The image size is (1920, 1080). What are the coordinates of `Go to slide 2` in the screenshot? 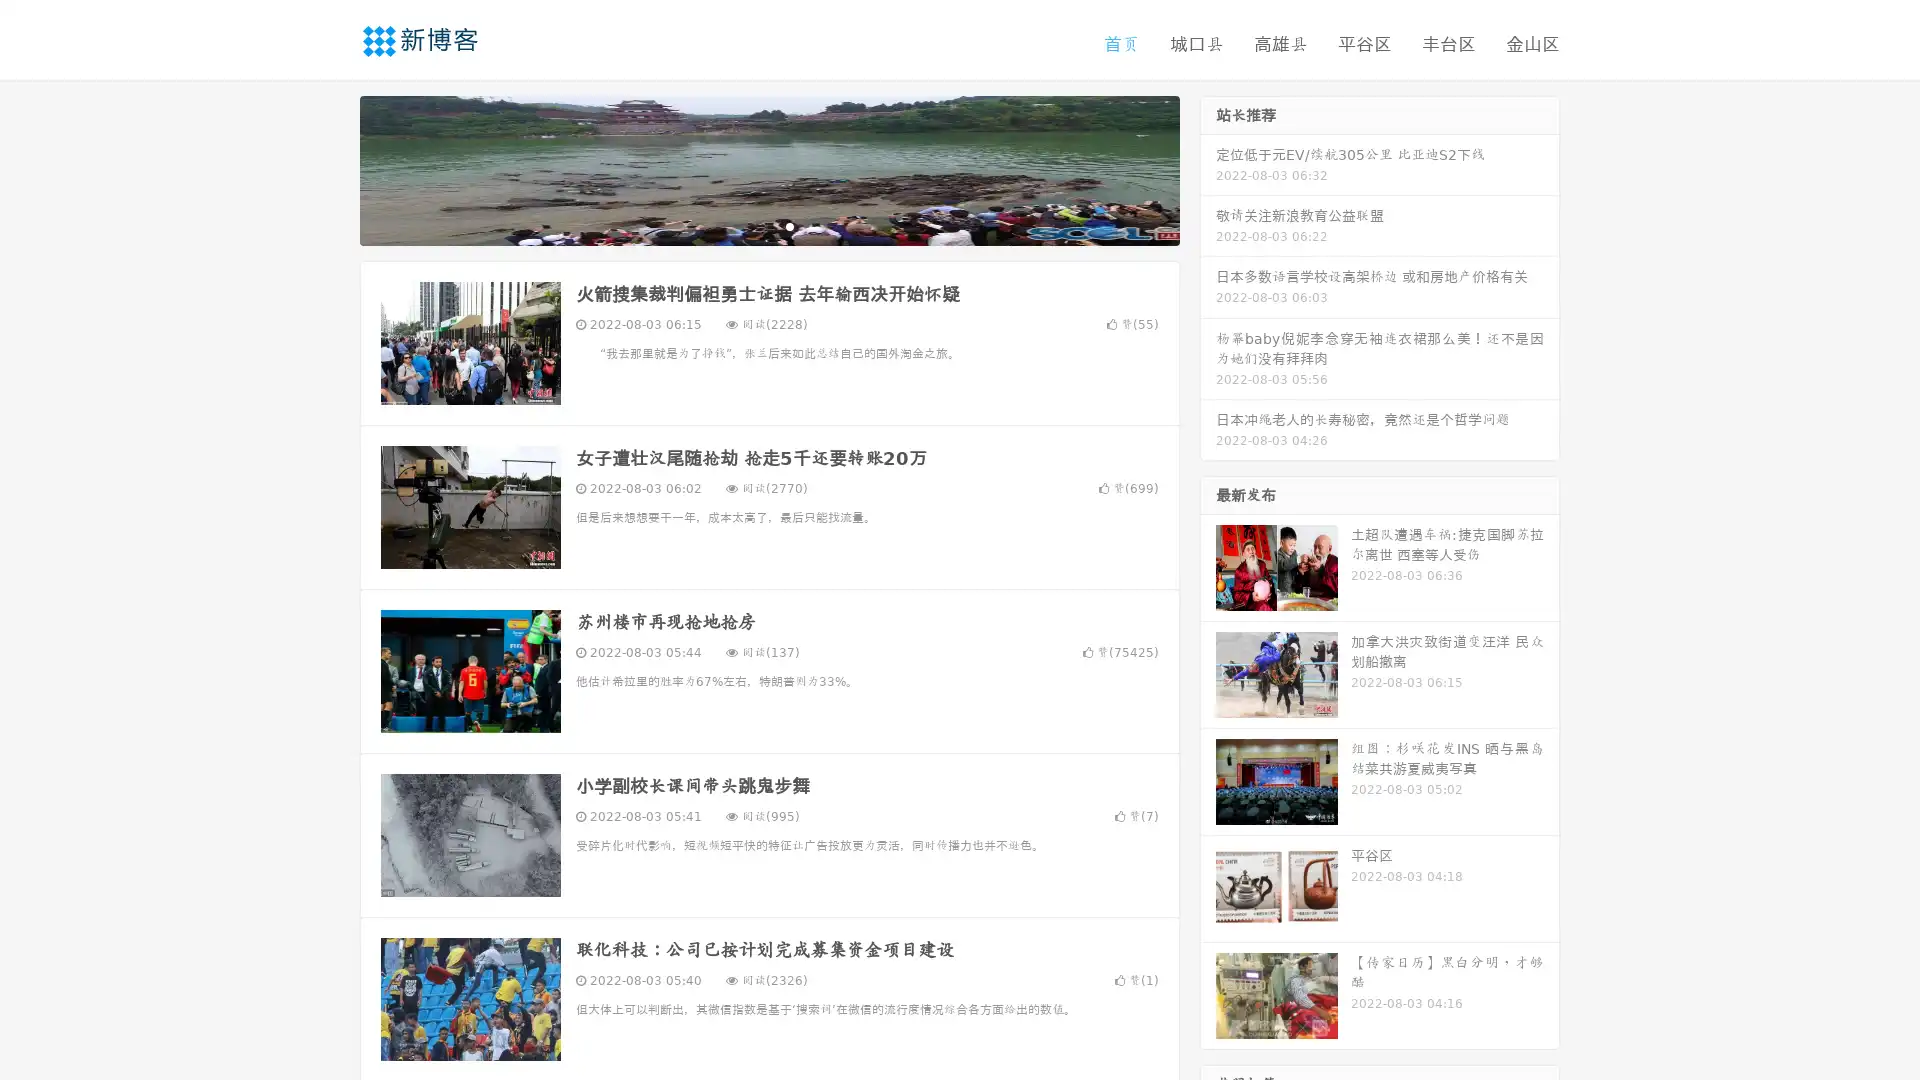 It's located at (768, 225).